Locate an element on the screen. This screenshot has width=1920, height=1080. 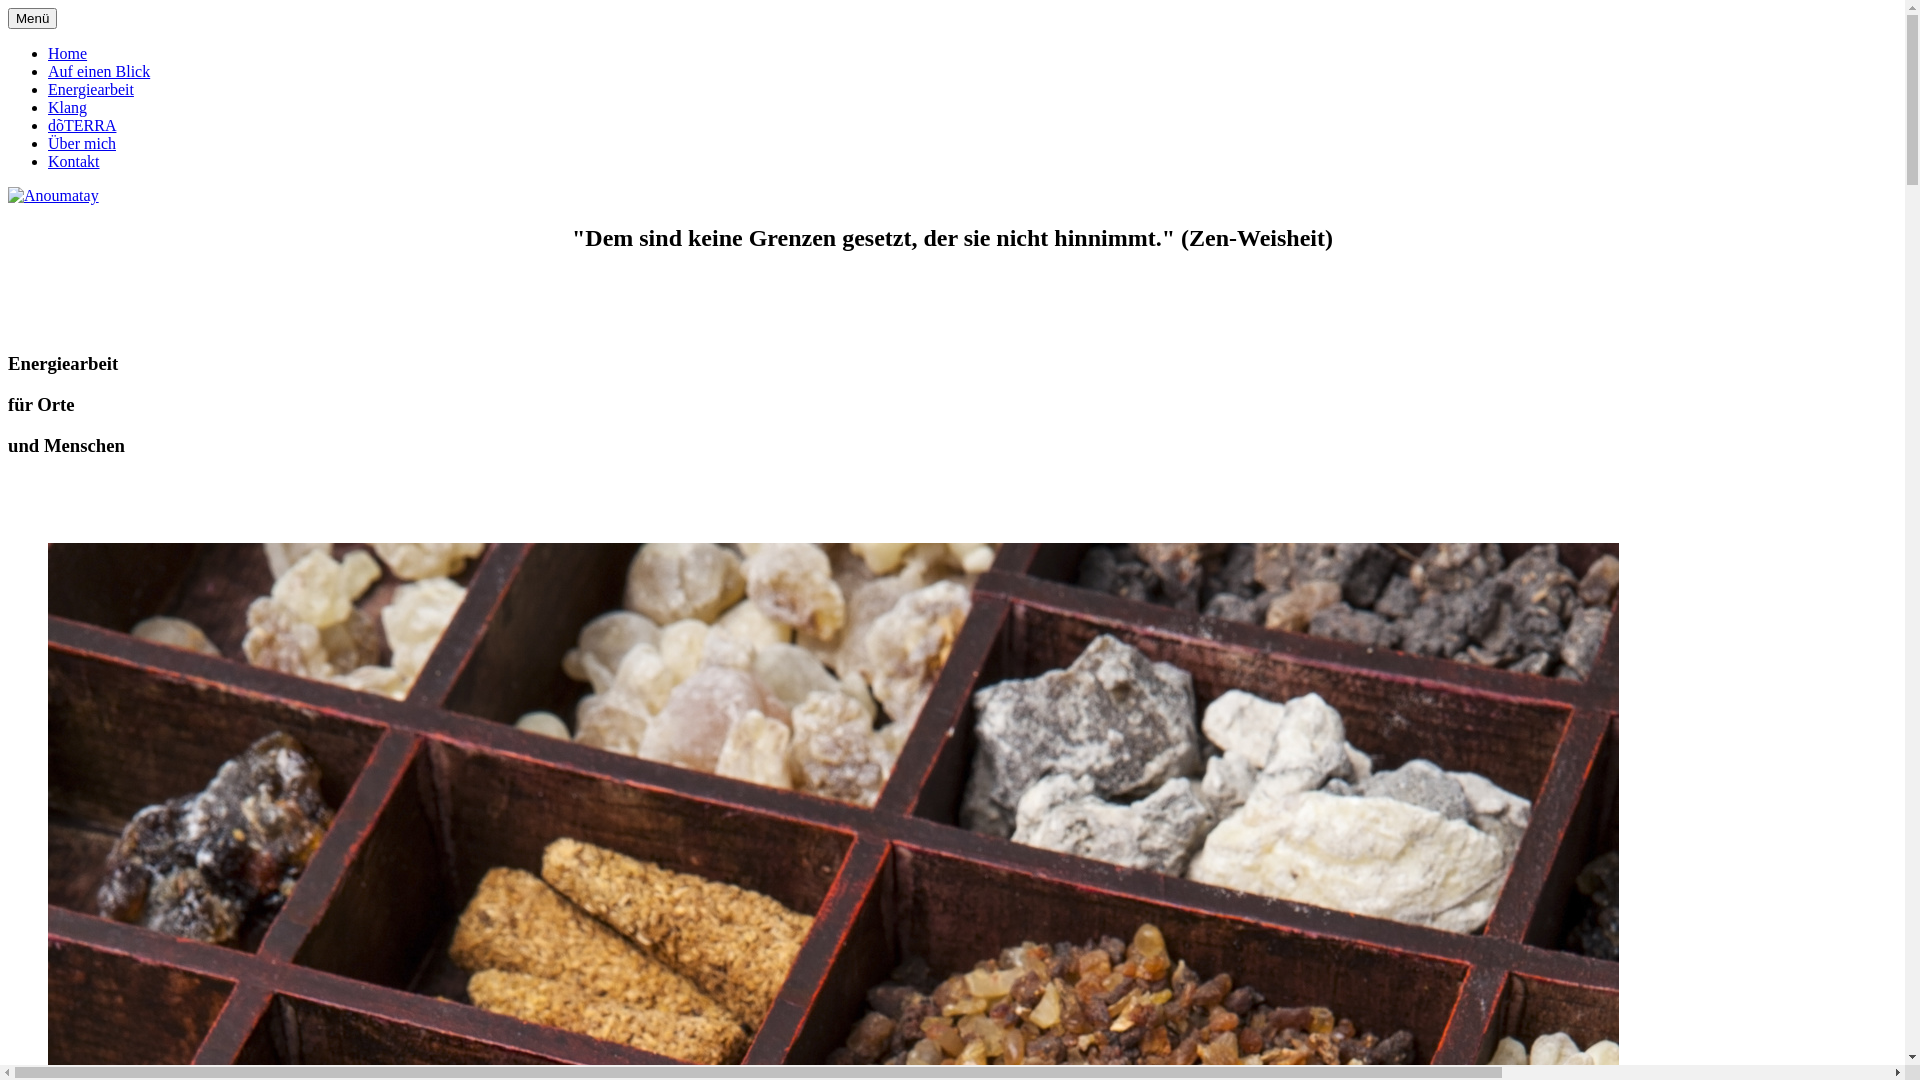
'Anoumatay' is located at coordinates (53, 196).